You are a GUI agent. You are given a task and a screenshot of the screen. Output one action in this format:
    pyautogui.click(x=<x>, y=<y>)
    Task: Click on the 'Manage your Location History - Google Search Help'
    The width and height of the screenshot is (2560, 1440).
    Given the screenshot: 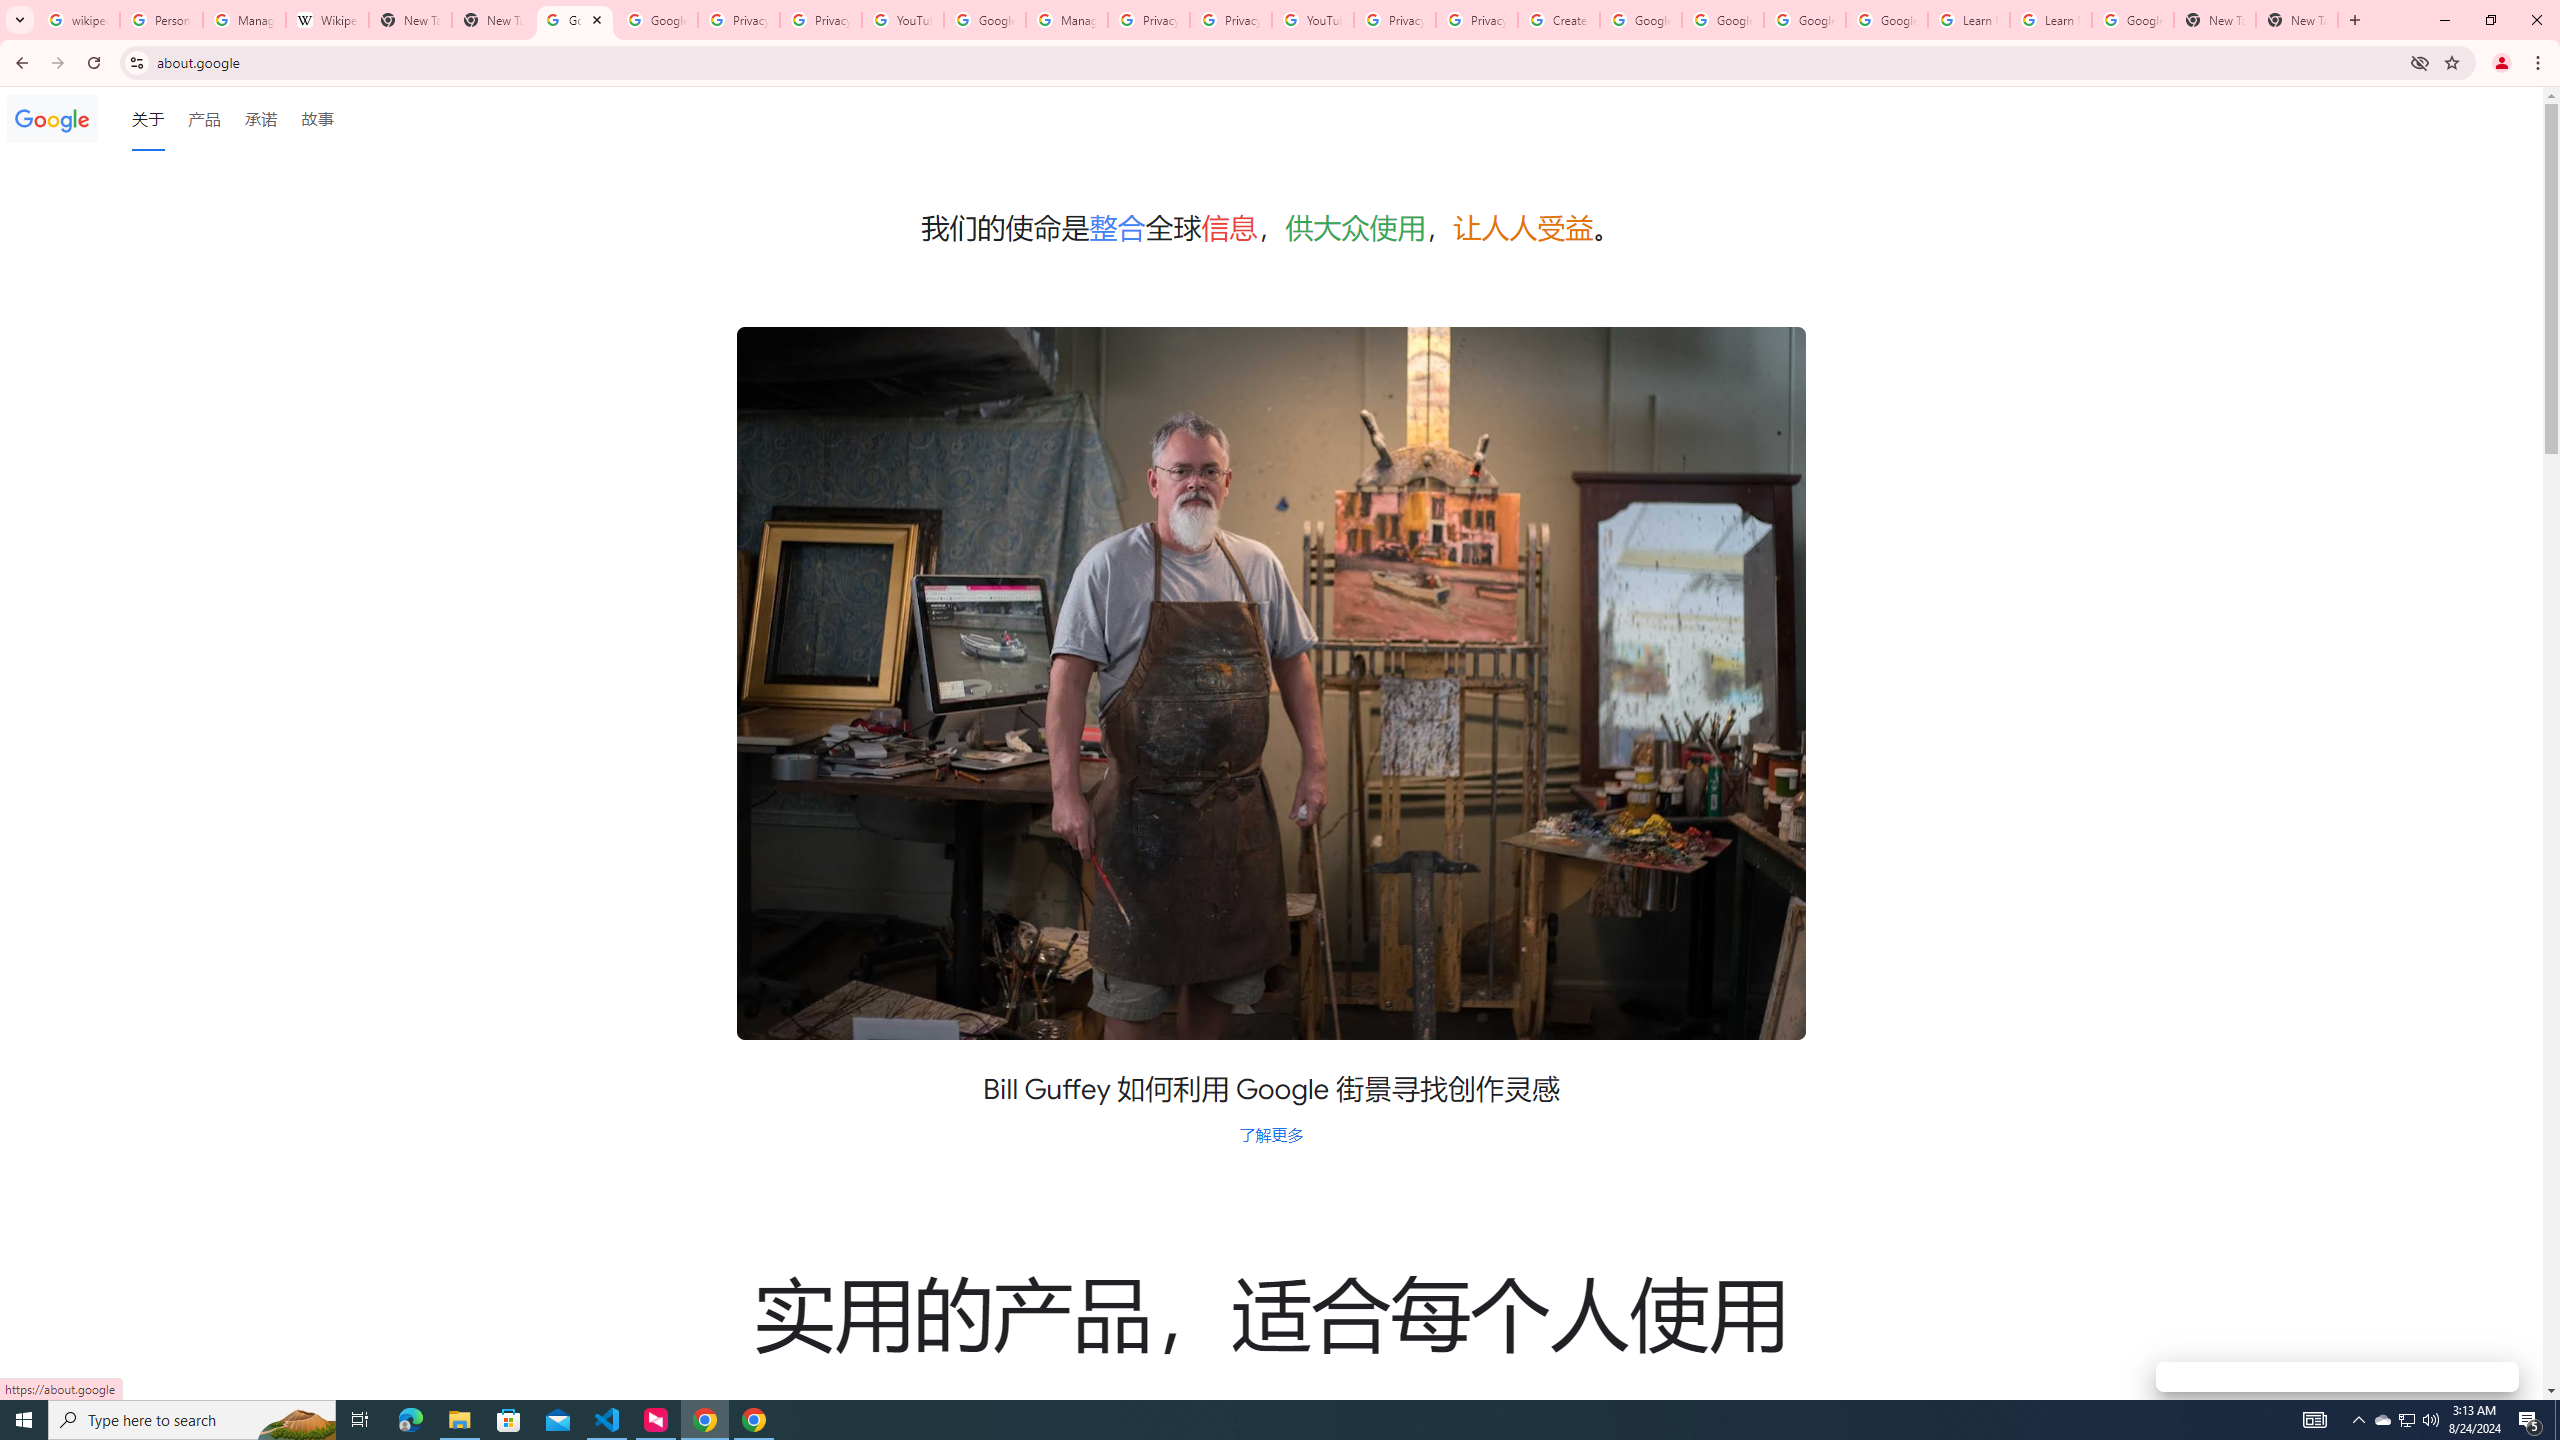 What is the action you would take?
    pyautogui.click(x=244, y=19)
    